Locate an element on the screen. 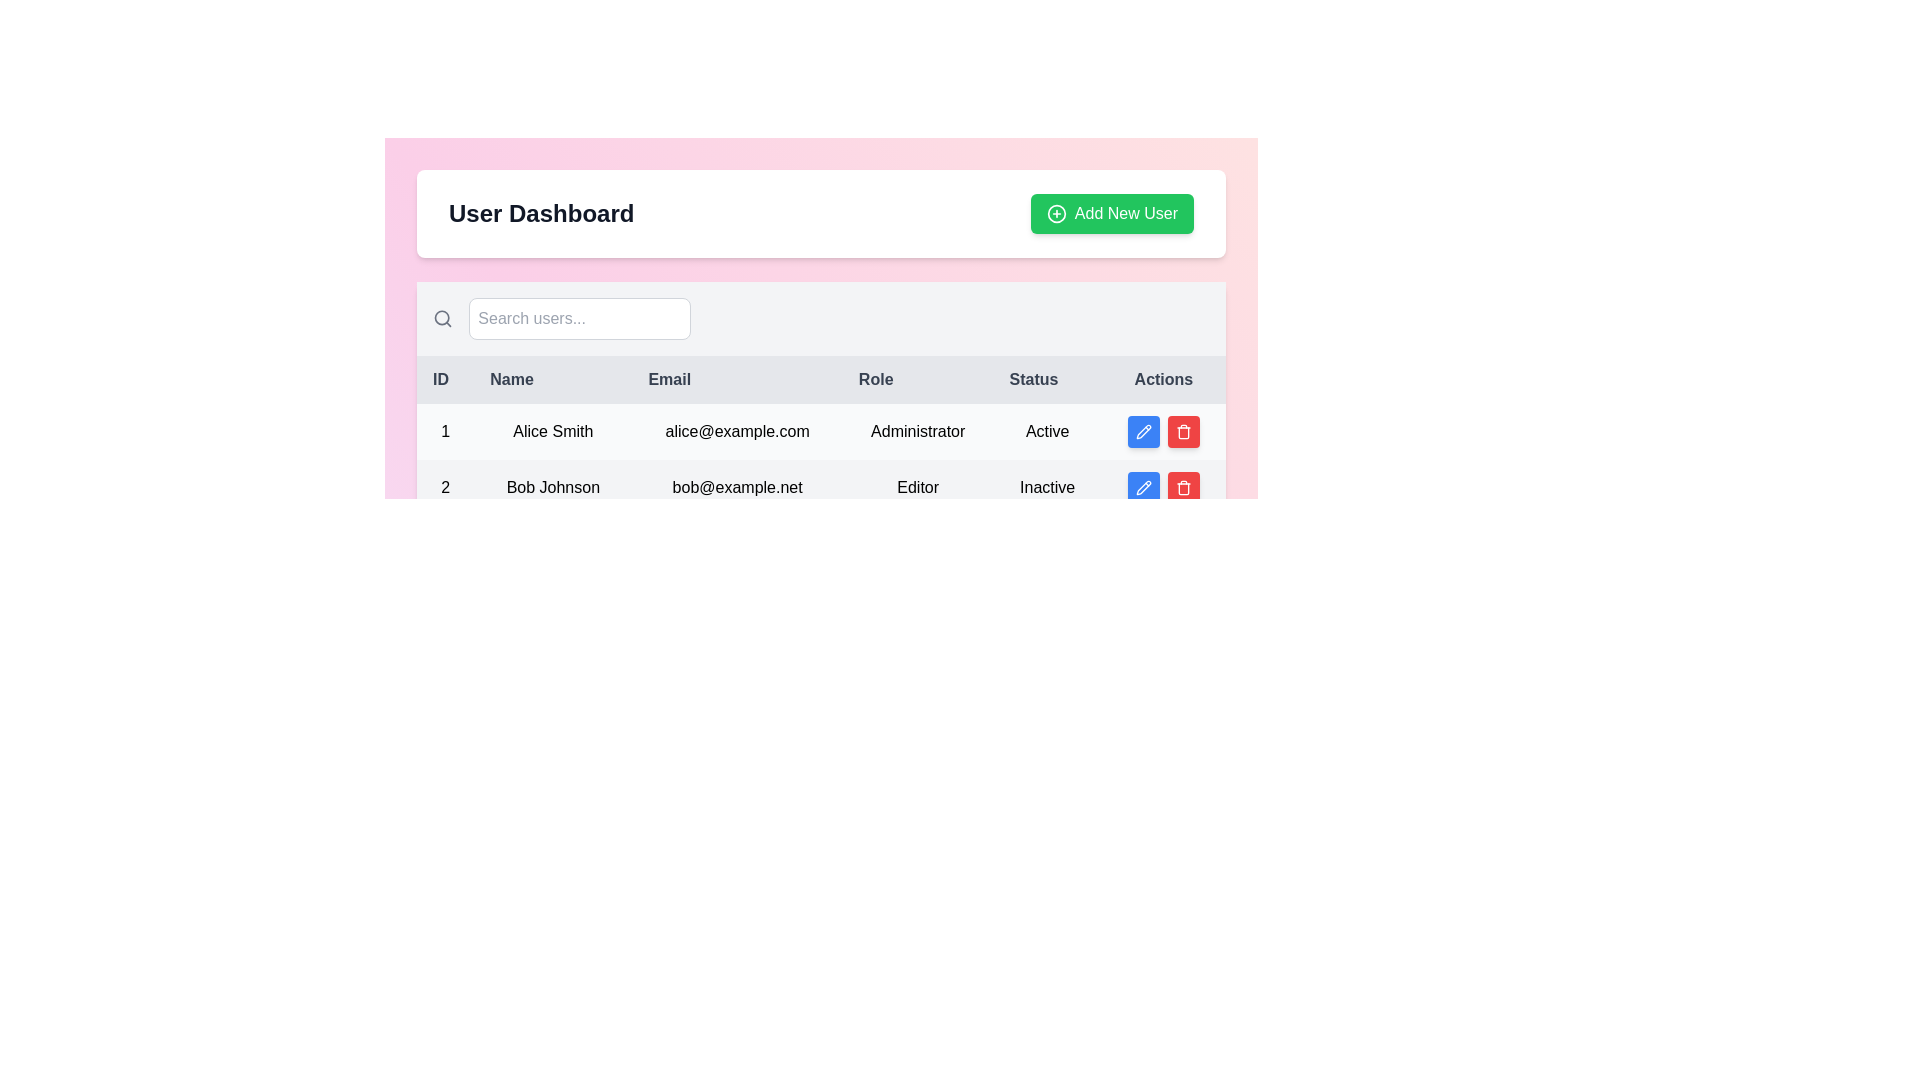 This screenshot has width=1920, height=1080. the blue edit button with a pencil icon and the red delete button with a trash icon in the Actions column of the user data table for user 'Alice Smith' is located at coordinates (1163, 431).